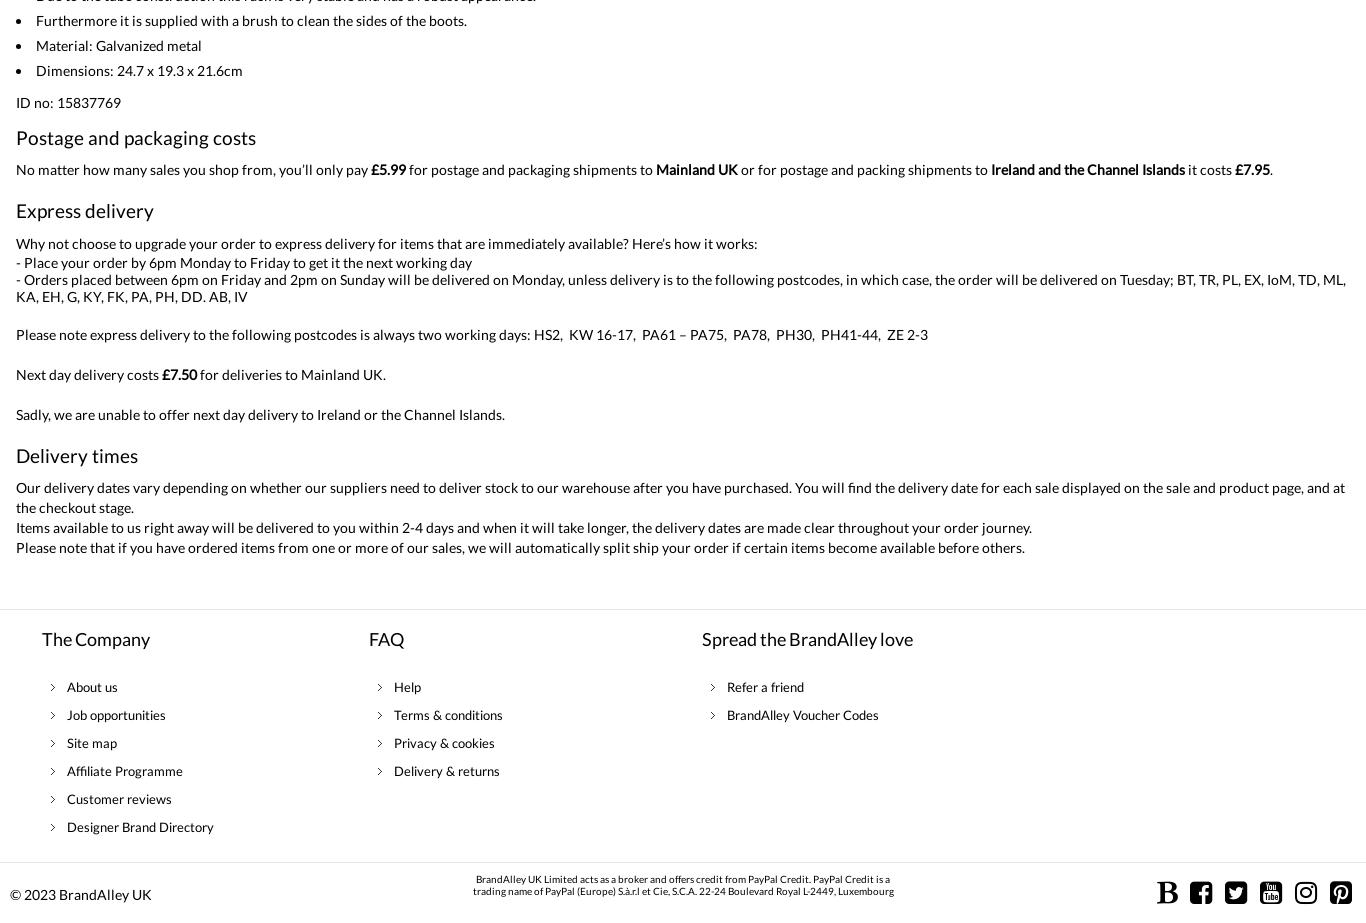 Image resolution: width=1366 pixels, height=923 pixels. I want to click on 'Please note express delivery to the following postcodes is always two working days: HS2,  KW 16-17,  PA61 – PA75,  PA78,  PH30,  PH41-44,  ZE 2-3', so click(471, 333).